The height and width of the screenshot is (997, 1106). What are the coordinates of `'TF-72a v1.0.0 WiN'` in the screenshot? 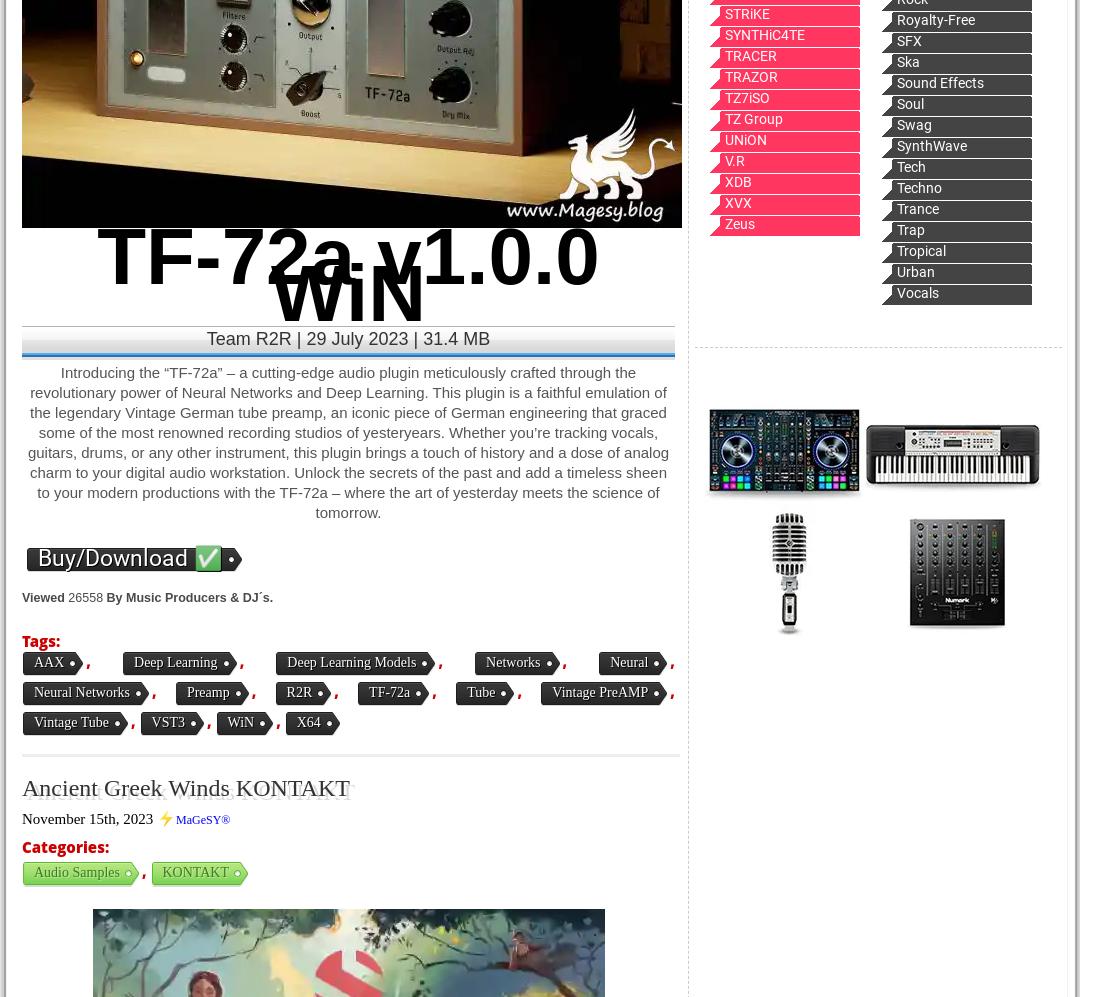 It's located at (96, 274).